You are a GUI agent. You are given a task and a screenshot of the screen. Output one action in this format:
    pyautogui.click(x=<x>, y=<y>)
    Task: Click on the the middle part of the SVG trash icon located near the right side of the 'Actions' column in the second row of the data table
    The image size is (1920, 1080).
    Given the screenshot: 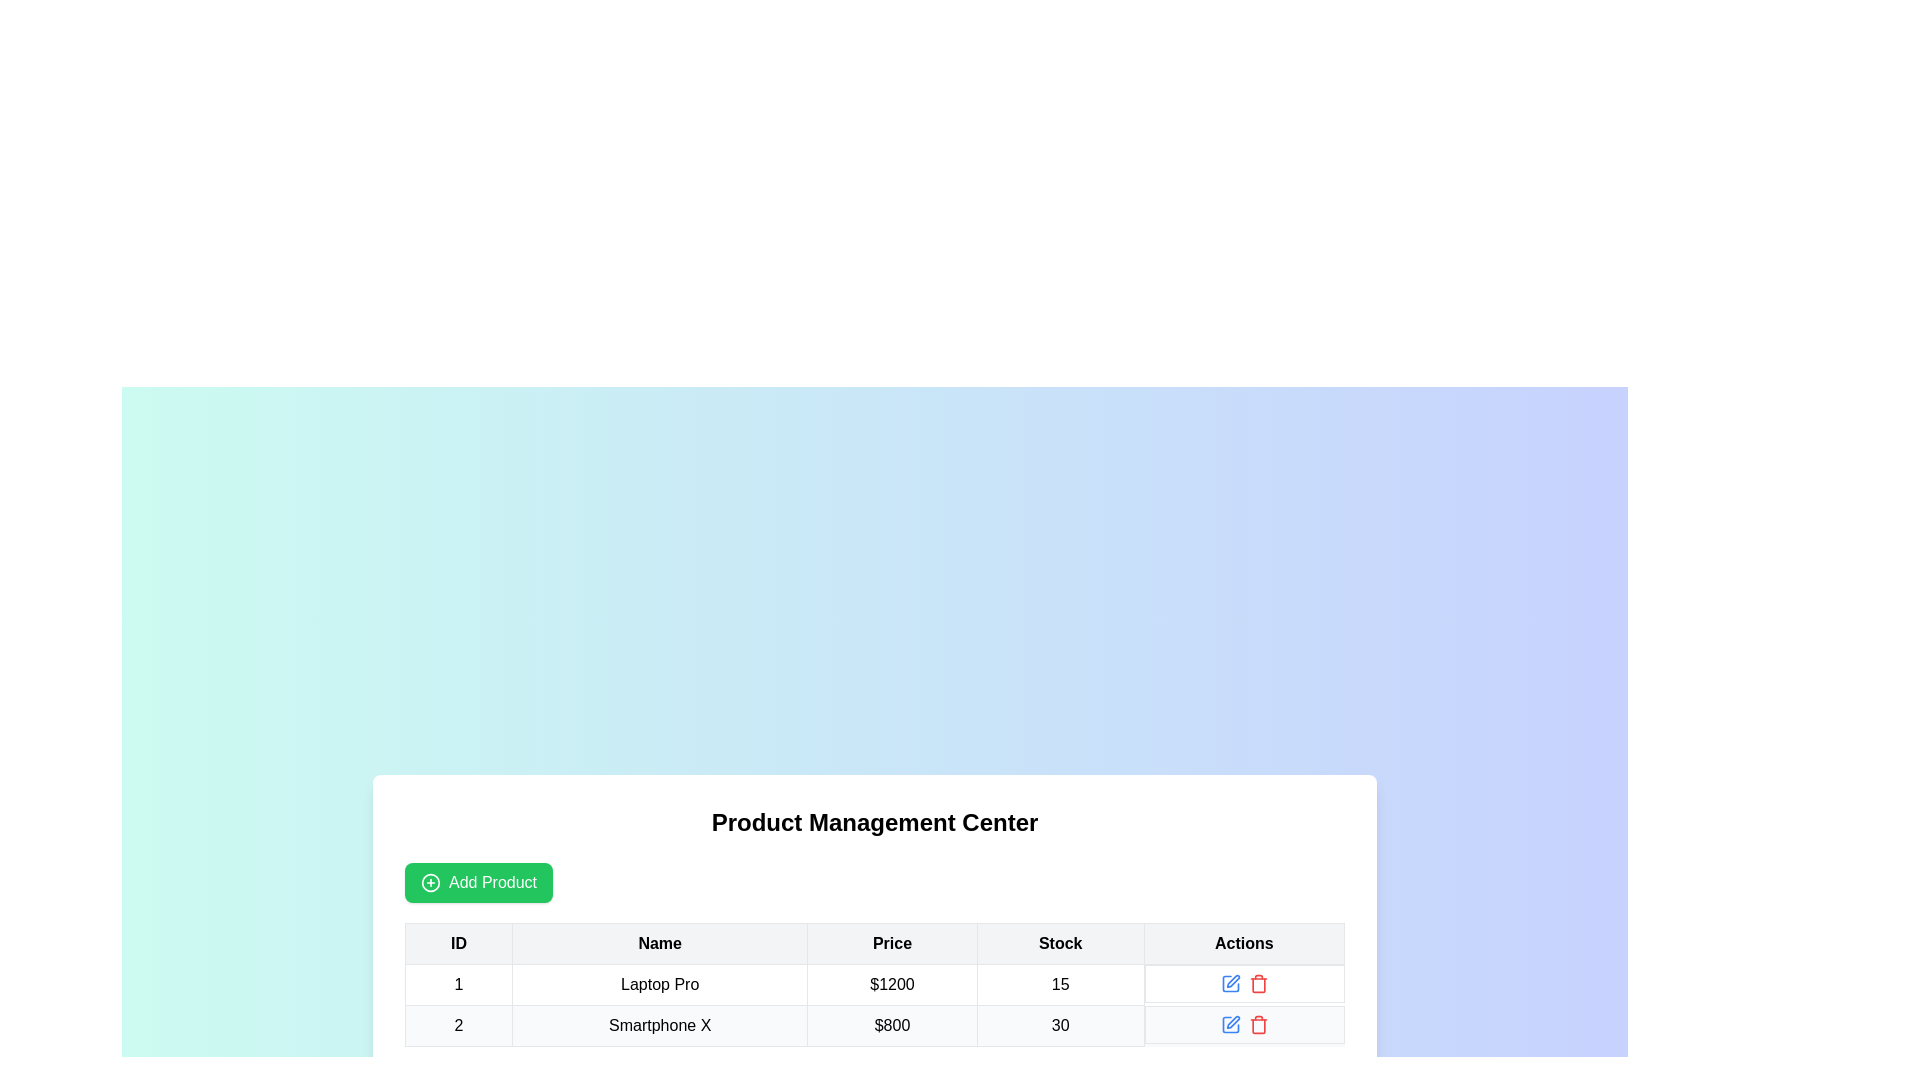 What is the action you would take?
    pyautogui.click(x=1257, y=984)
    